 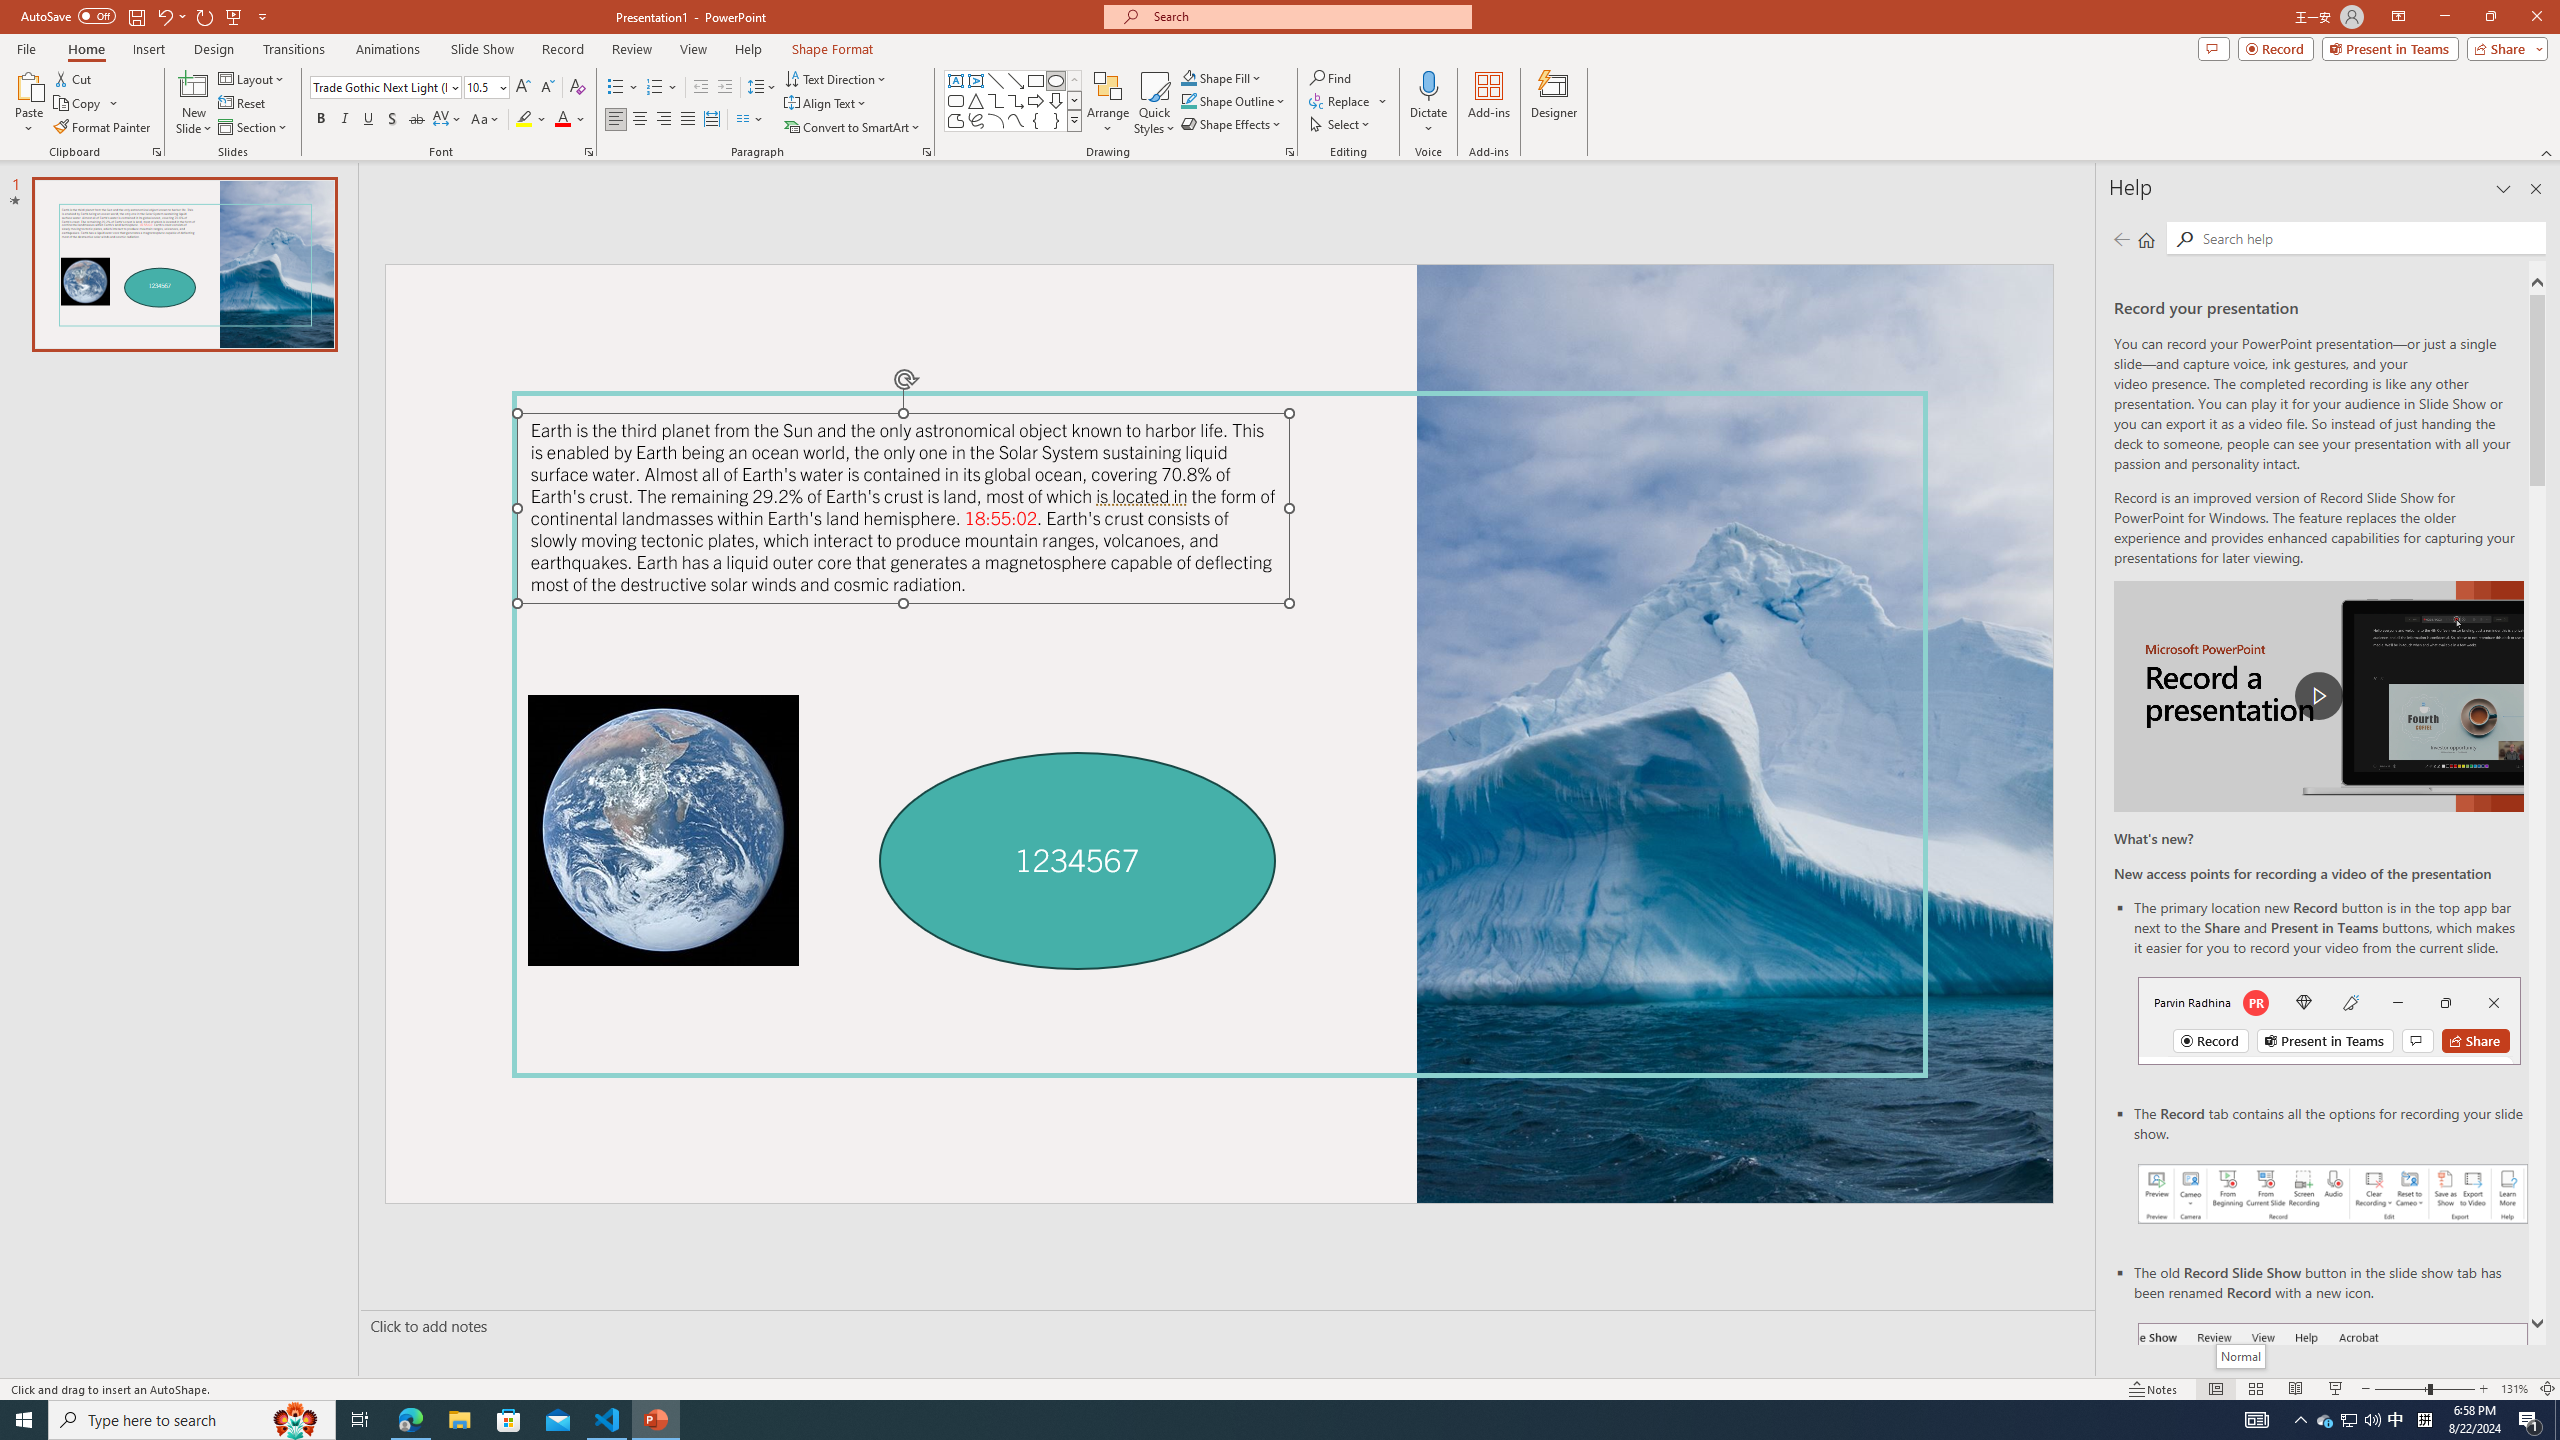 I want to click on 'Shape Fill Aqua, Accent 2', so click(x=1189, y=77).